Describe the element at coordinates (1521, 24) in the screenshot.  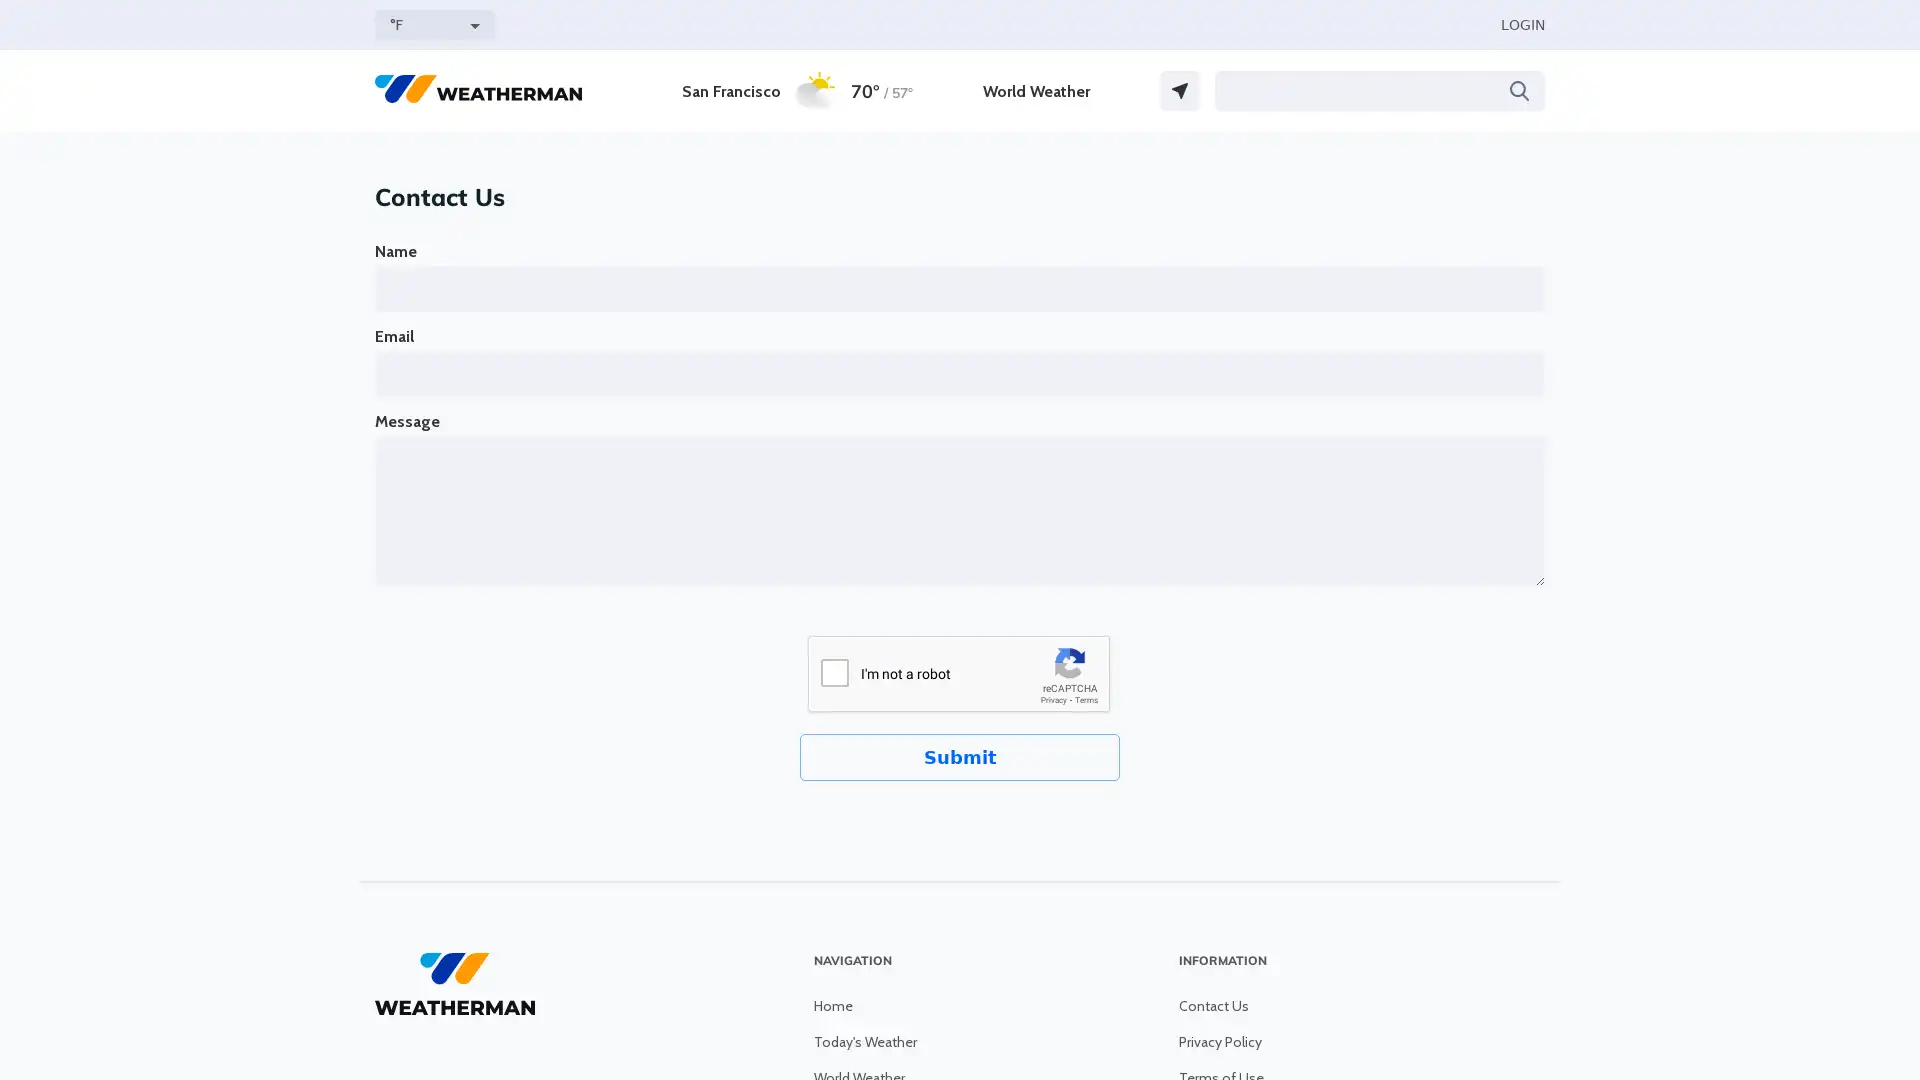
I see `LOGIN` at that location.